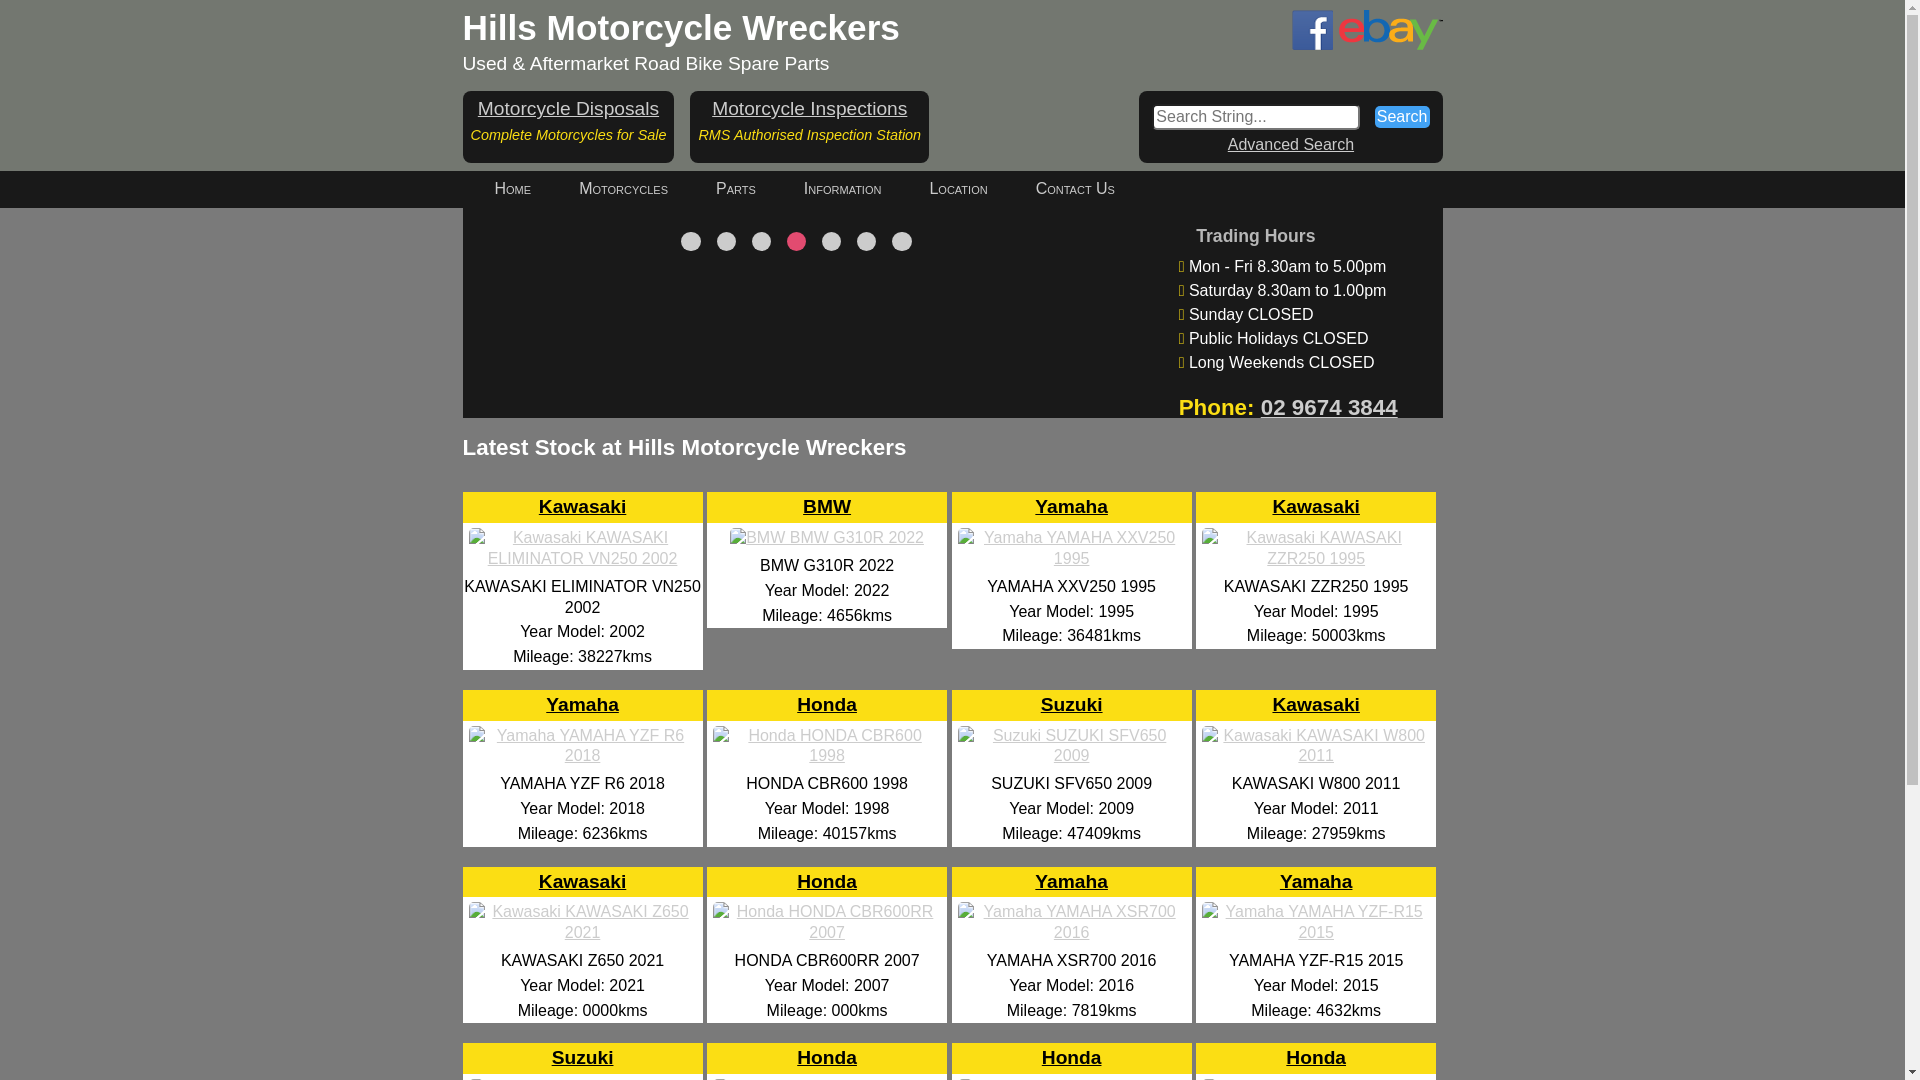  I want to click on 'Search', so click(1401, 116).